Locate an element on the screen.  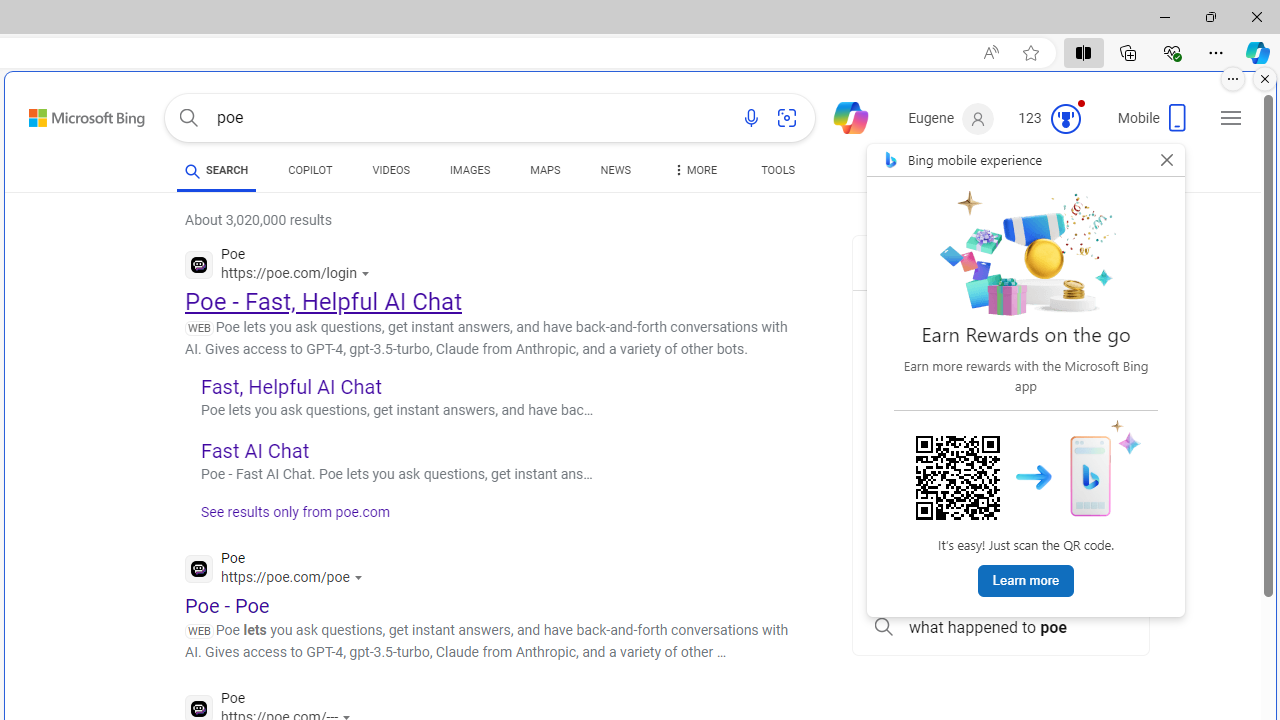
'Microsoft Rewards 123' is located at coordinates (1051, 119).